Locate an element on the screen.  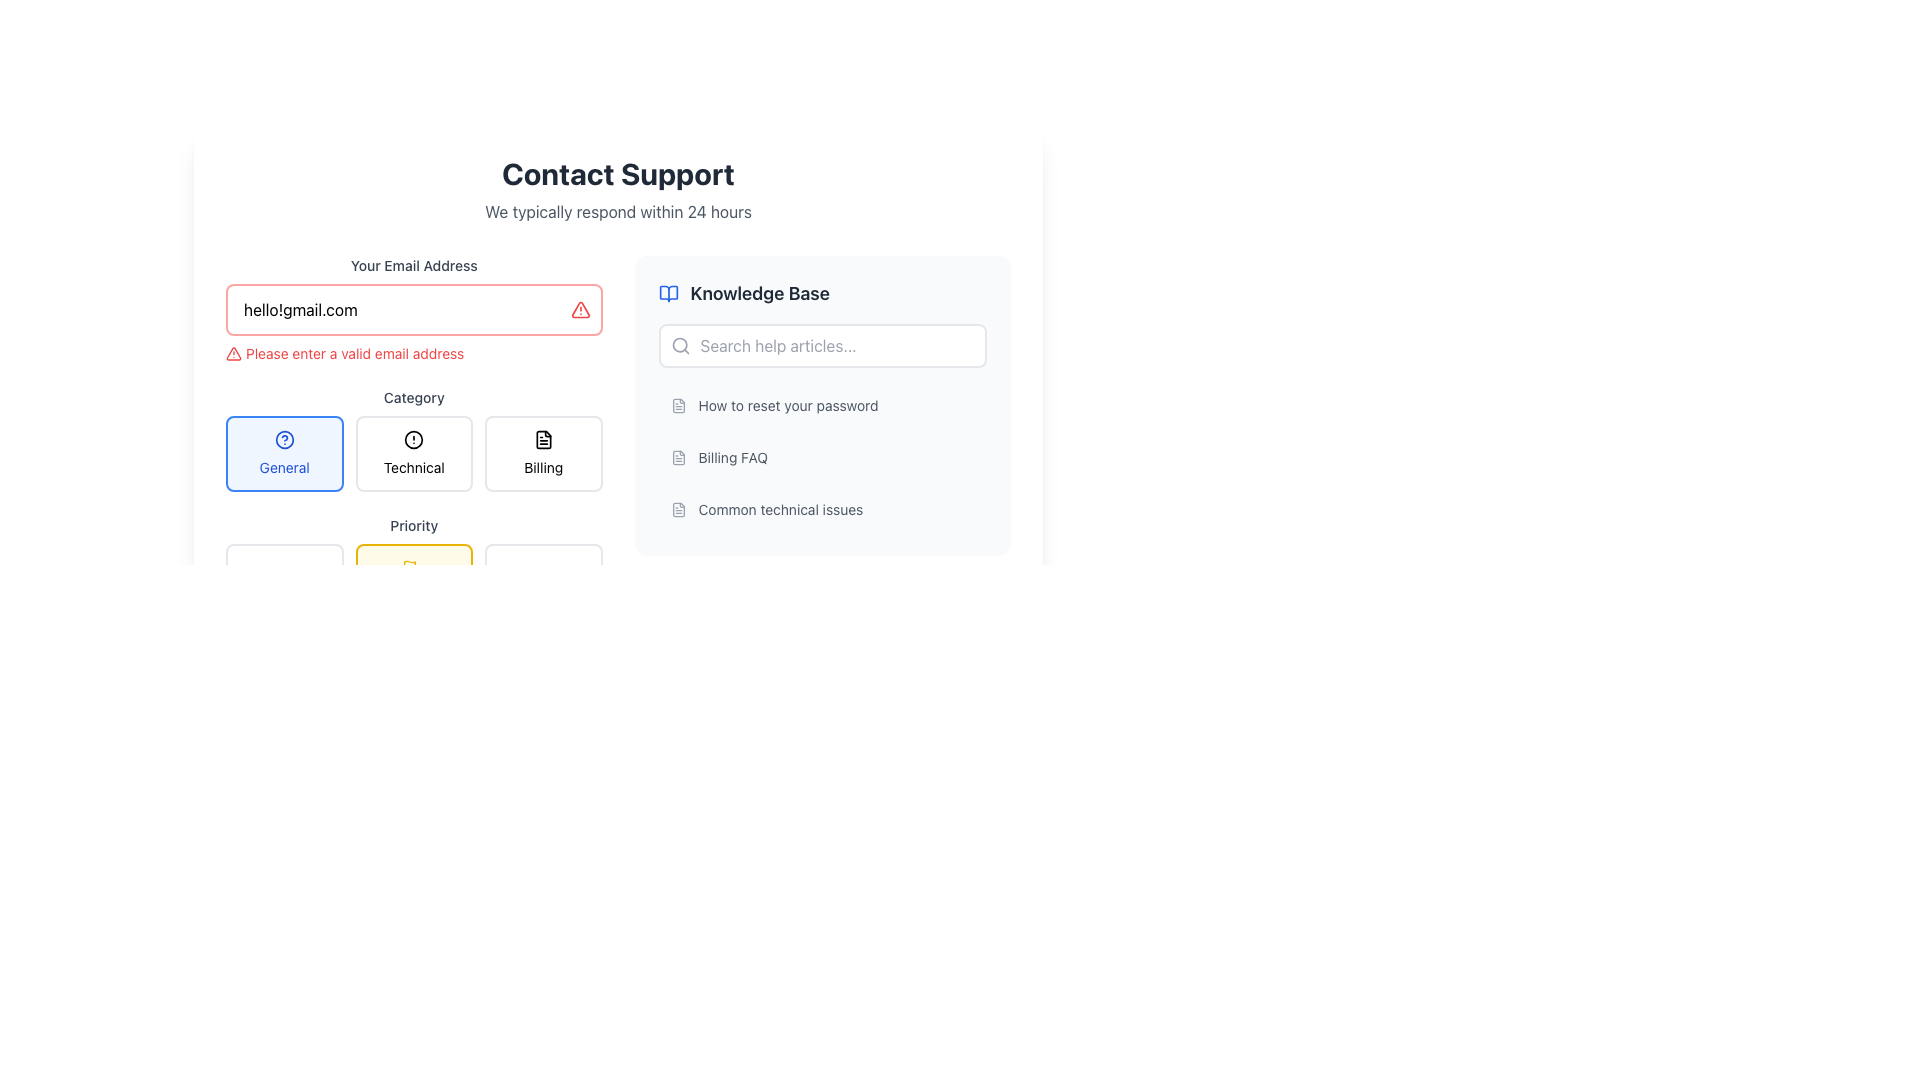
the 'Technical' category button located under the 'Category' label, positioned between 'General' and 'Billing' is located at coordinates (413, 438).